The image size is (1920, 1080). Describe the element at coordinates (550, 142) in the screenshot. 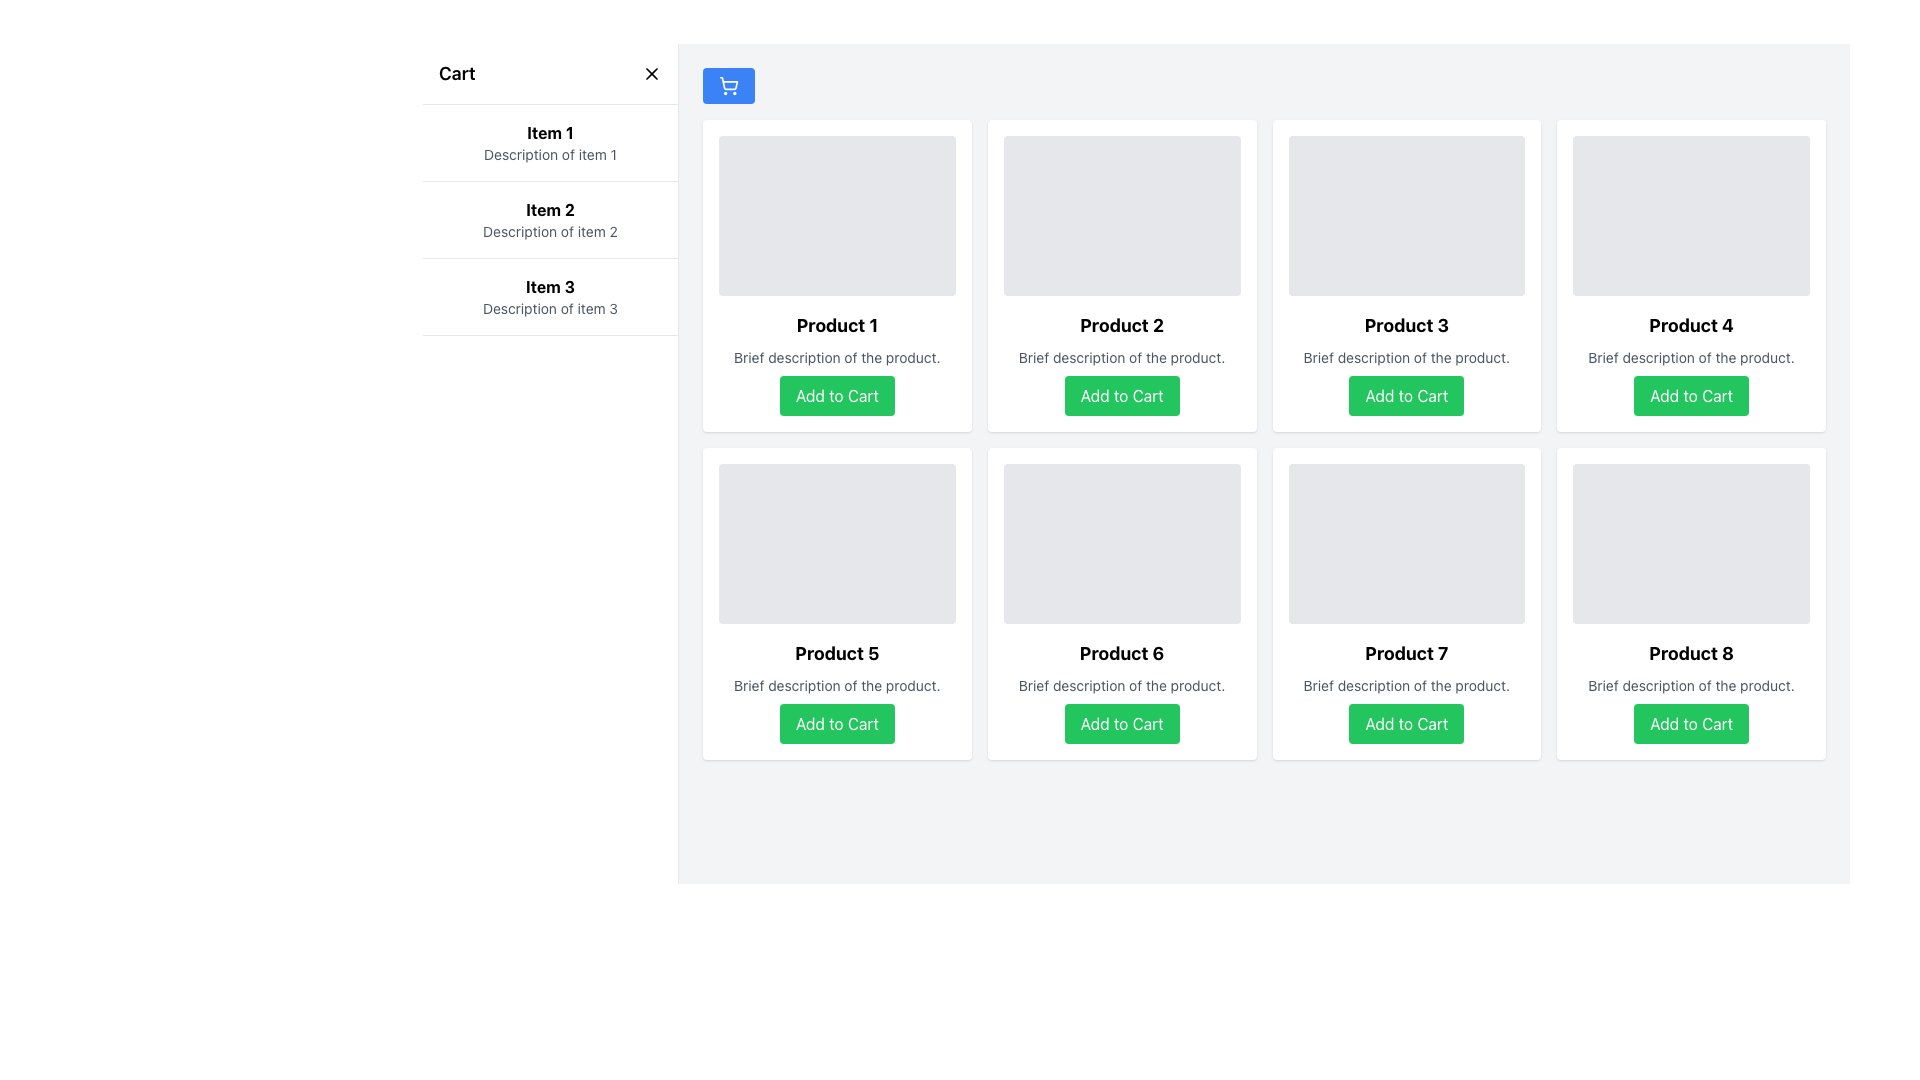

I see `the first list item in the sidebar labeled 'Cart' which displays 'Item 1' in bold and 'Description of item 1' in a smaller font` at that location.